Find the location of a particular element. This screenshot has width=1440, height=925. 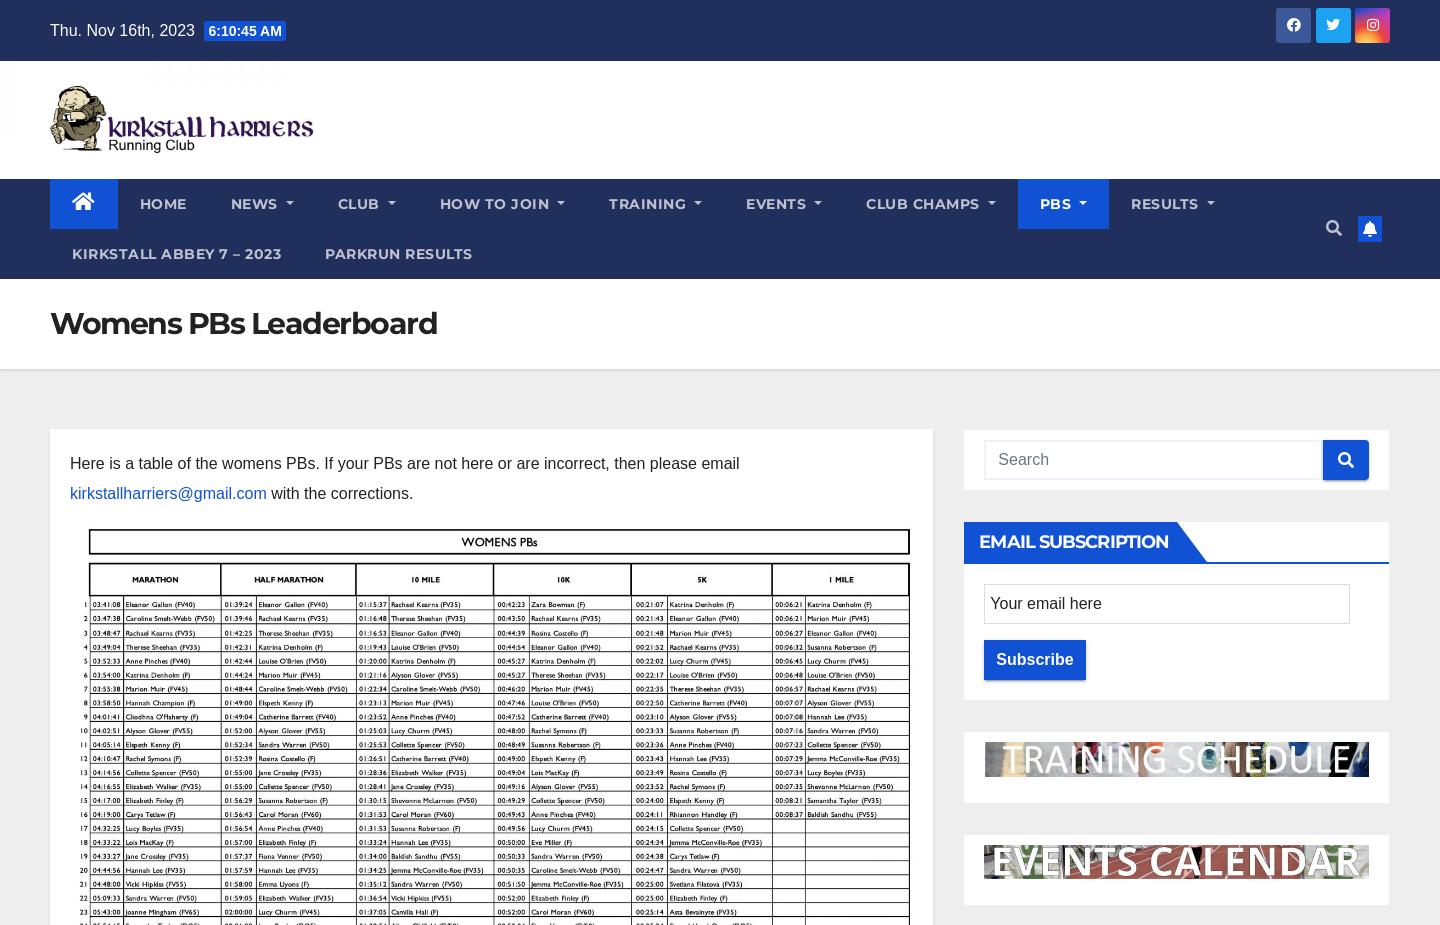

'News' is located at coordinates (255, 202).